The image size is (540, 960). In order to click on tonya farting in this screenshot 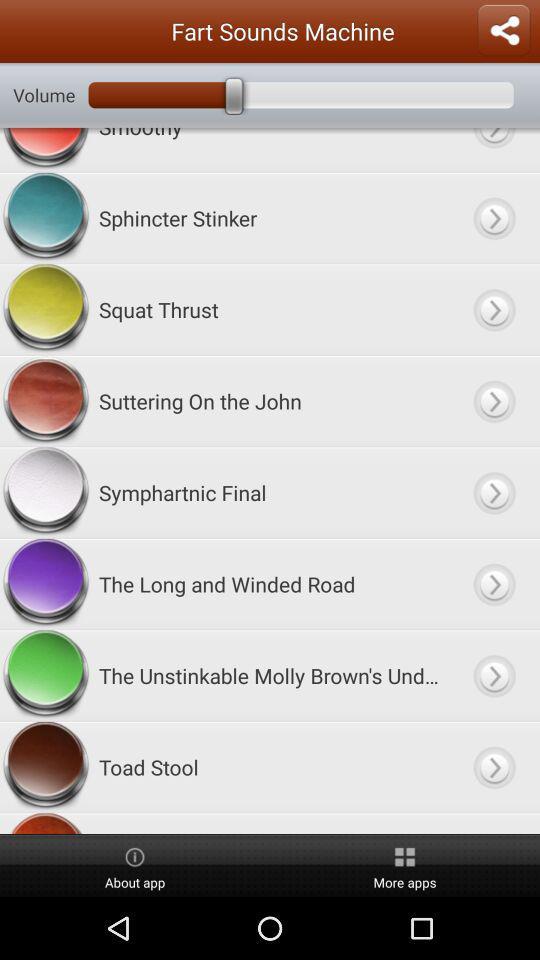, I will do `click(269, 823)`.